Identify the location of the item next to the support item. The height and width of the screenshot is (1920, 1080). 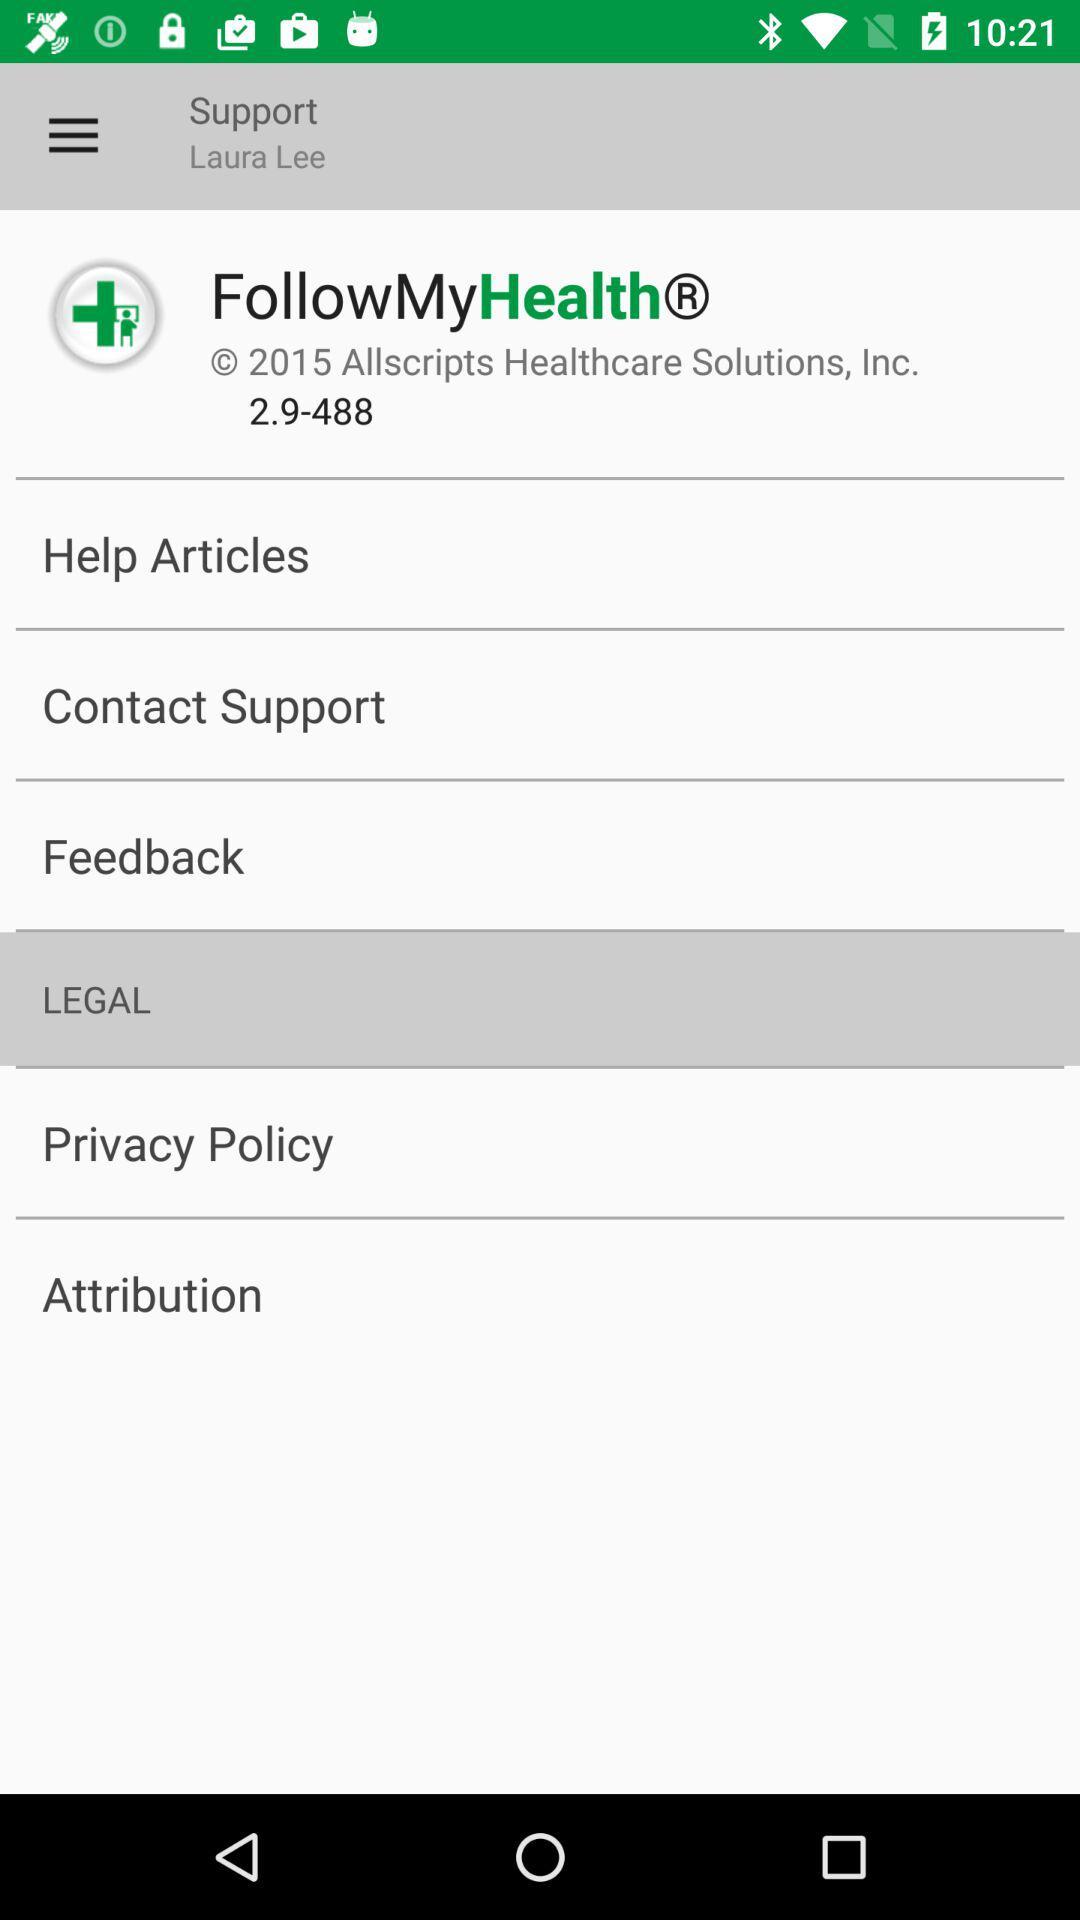
(72, 135).